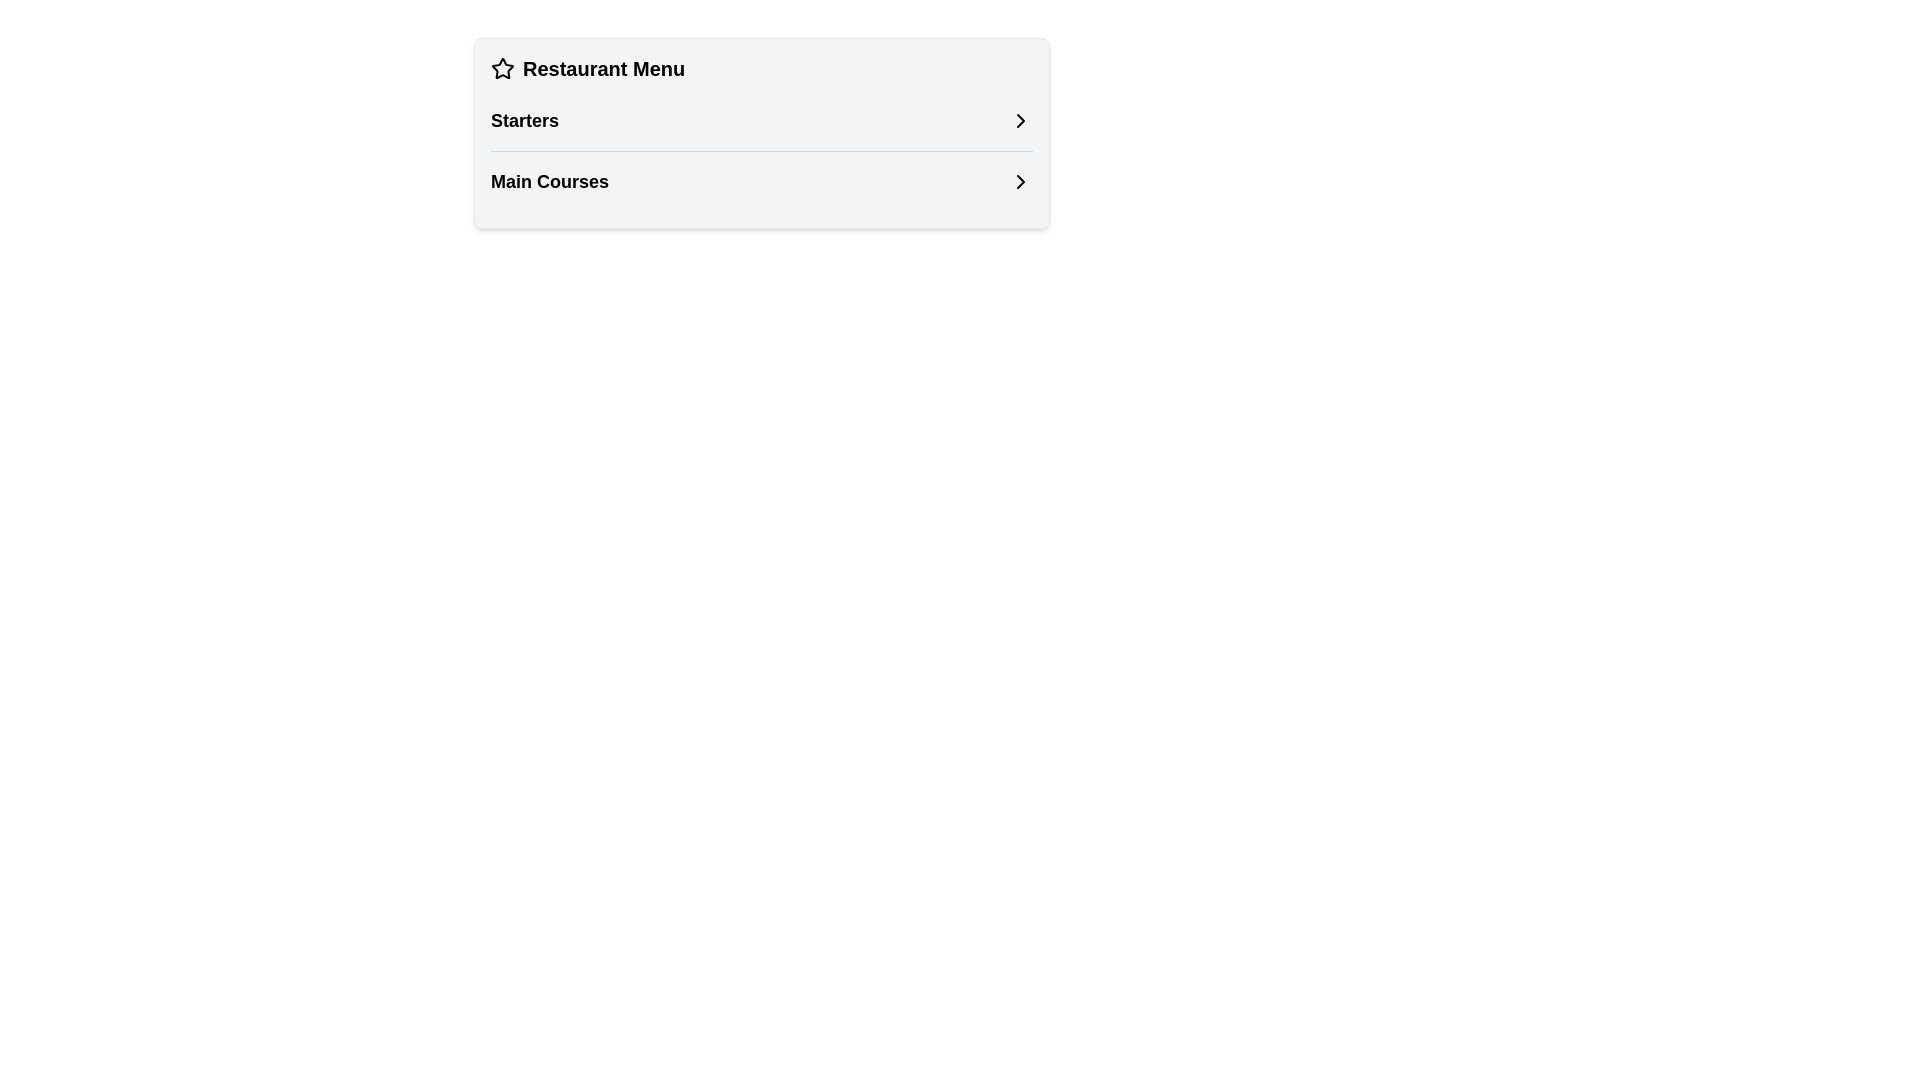 This screenshot has width=1920, height=1080. Describe the element at coordinates (1021, 120) in the screenshot. I see `the right-facing chevron icon located in the top-right corner of the 'Restaurant Menu' item` at that location.